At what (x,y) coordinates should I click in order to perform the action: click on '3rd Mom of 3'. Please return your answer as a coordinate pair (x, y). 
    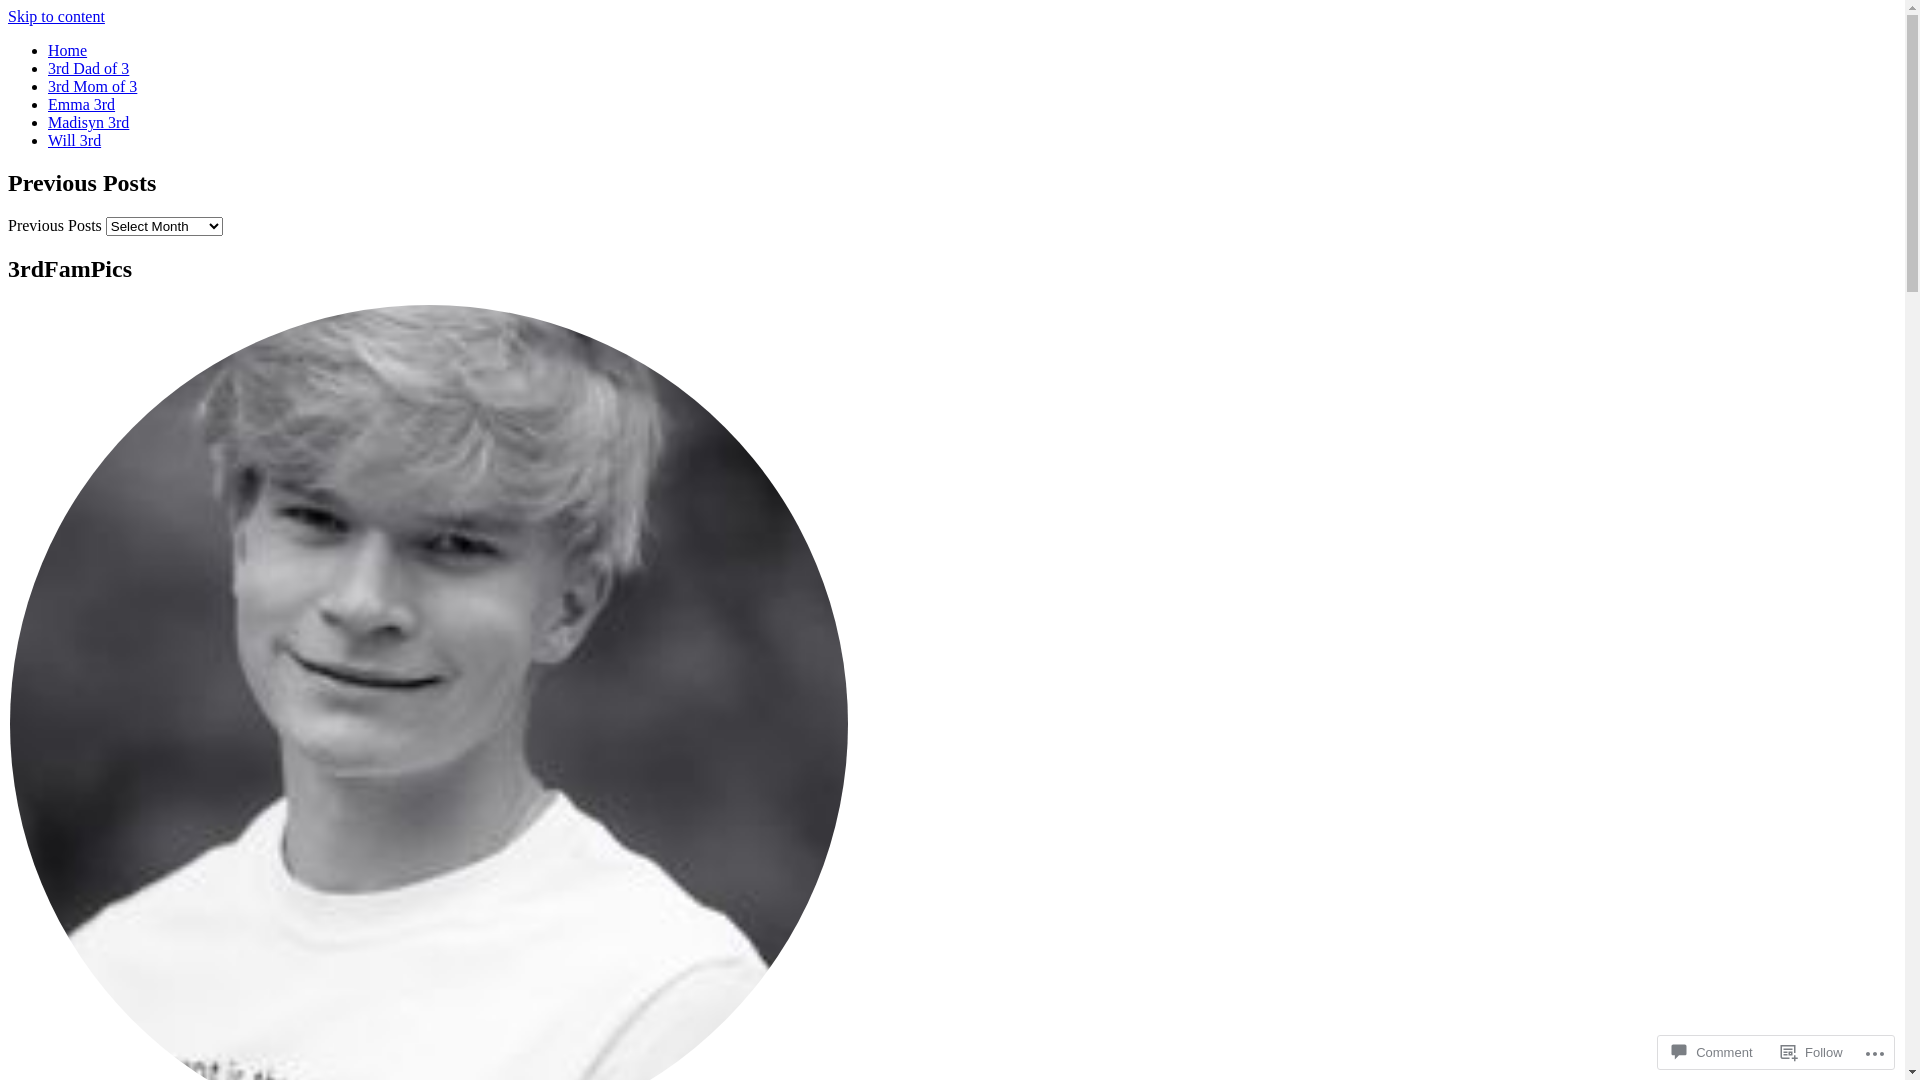
    Looking at the image, I should click on (91, 85).